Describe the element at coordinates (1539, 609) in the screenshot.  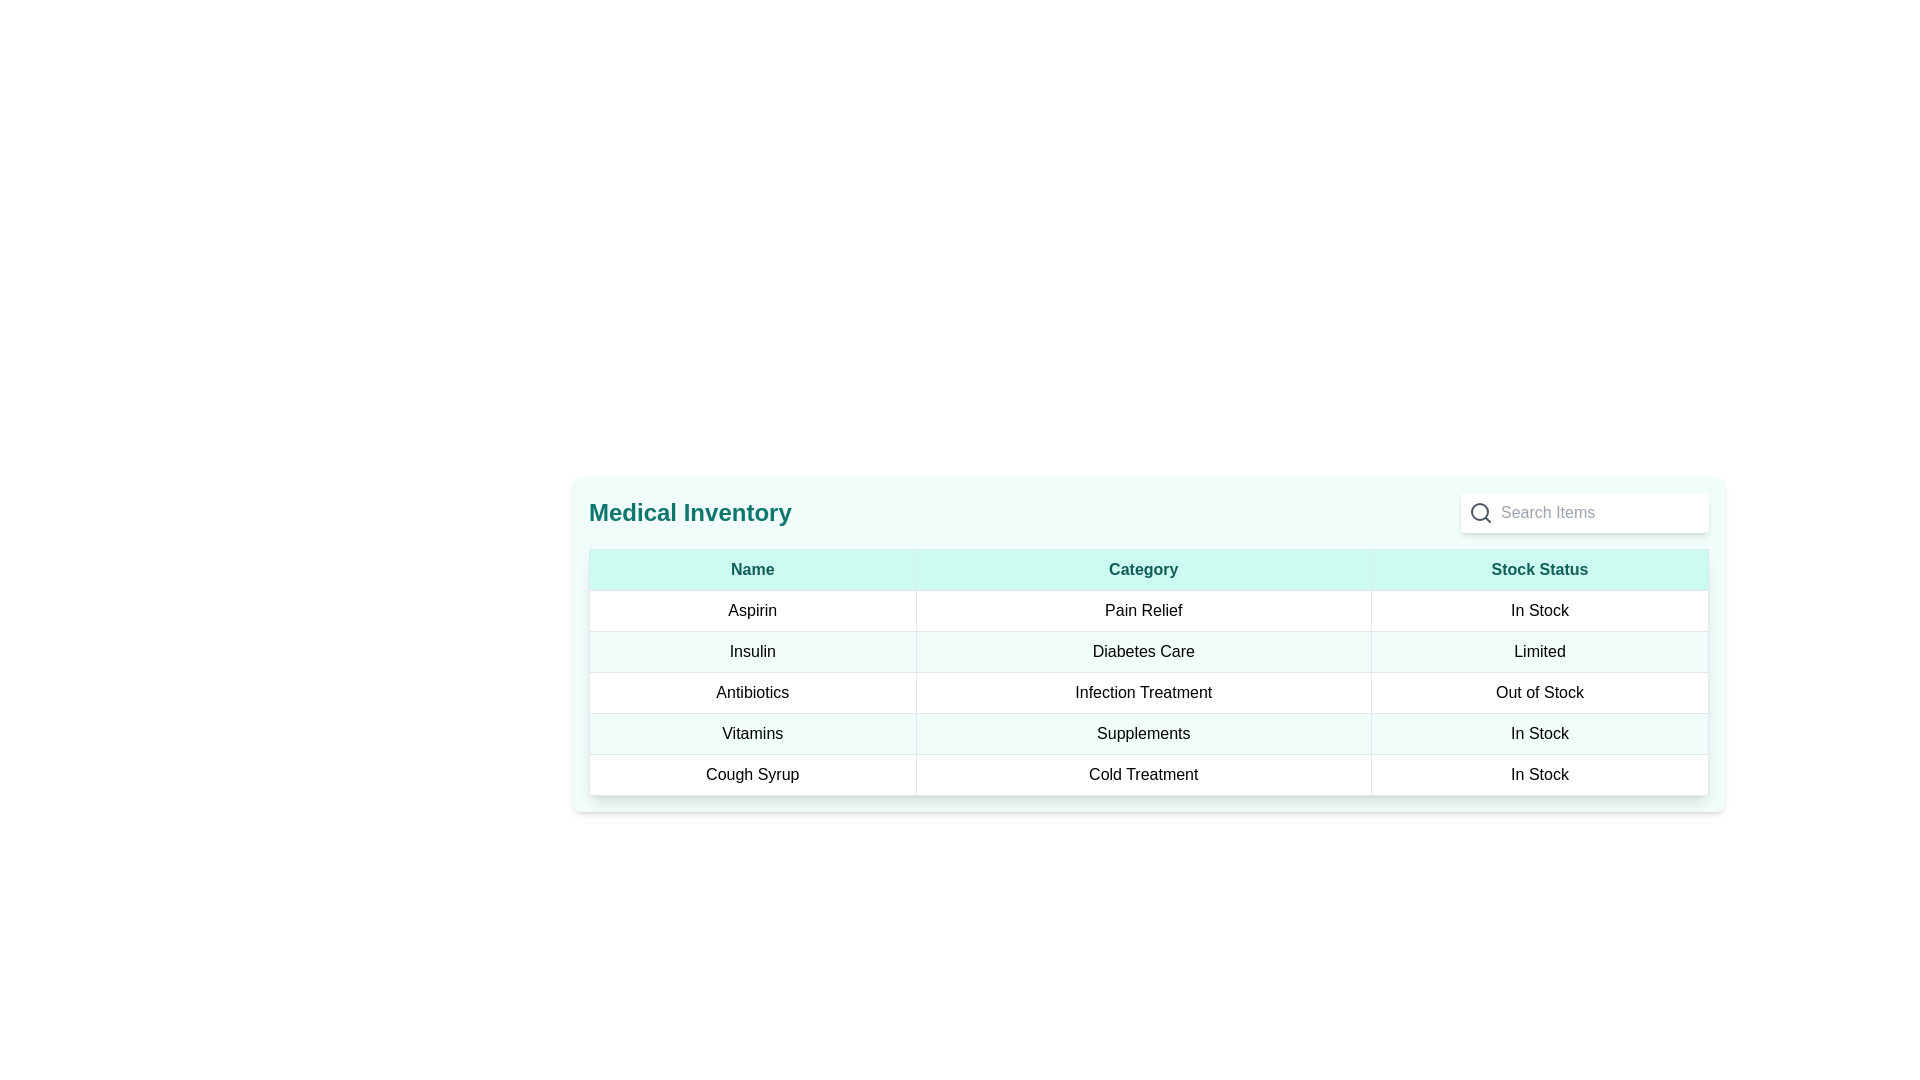
I see `the 'In Stock' text block, which is the third column in the first row of the table under the 'Stock Status' column, bordered by 'Pain Relief' on the left` at that location.